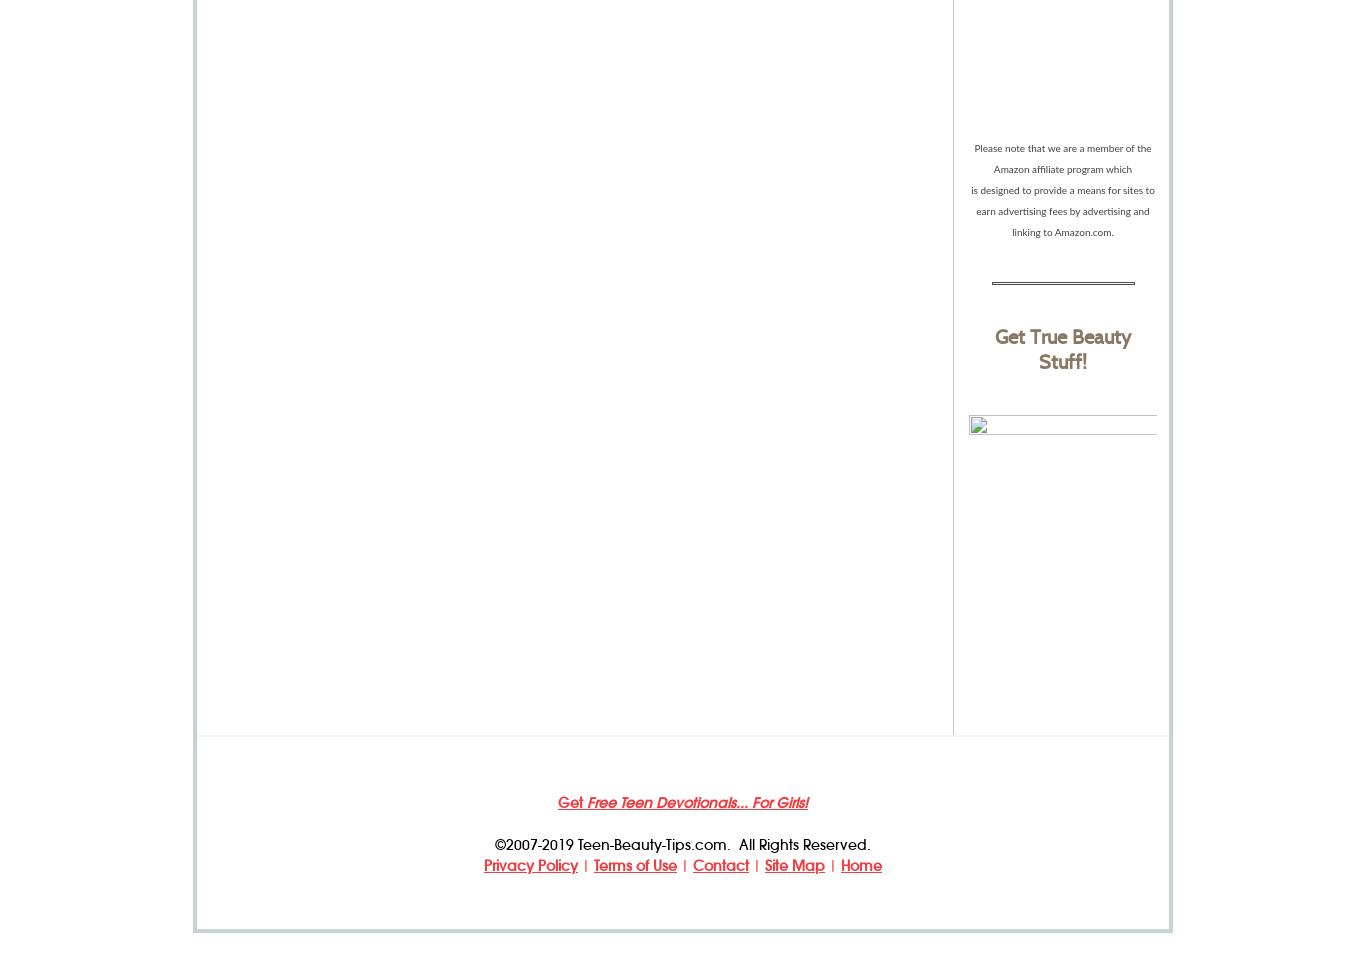 This screenshot has width=1366, height=977. I want to click on 'Site Map', so click(795, 865).